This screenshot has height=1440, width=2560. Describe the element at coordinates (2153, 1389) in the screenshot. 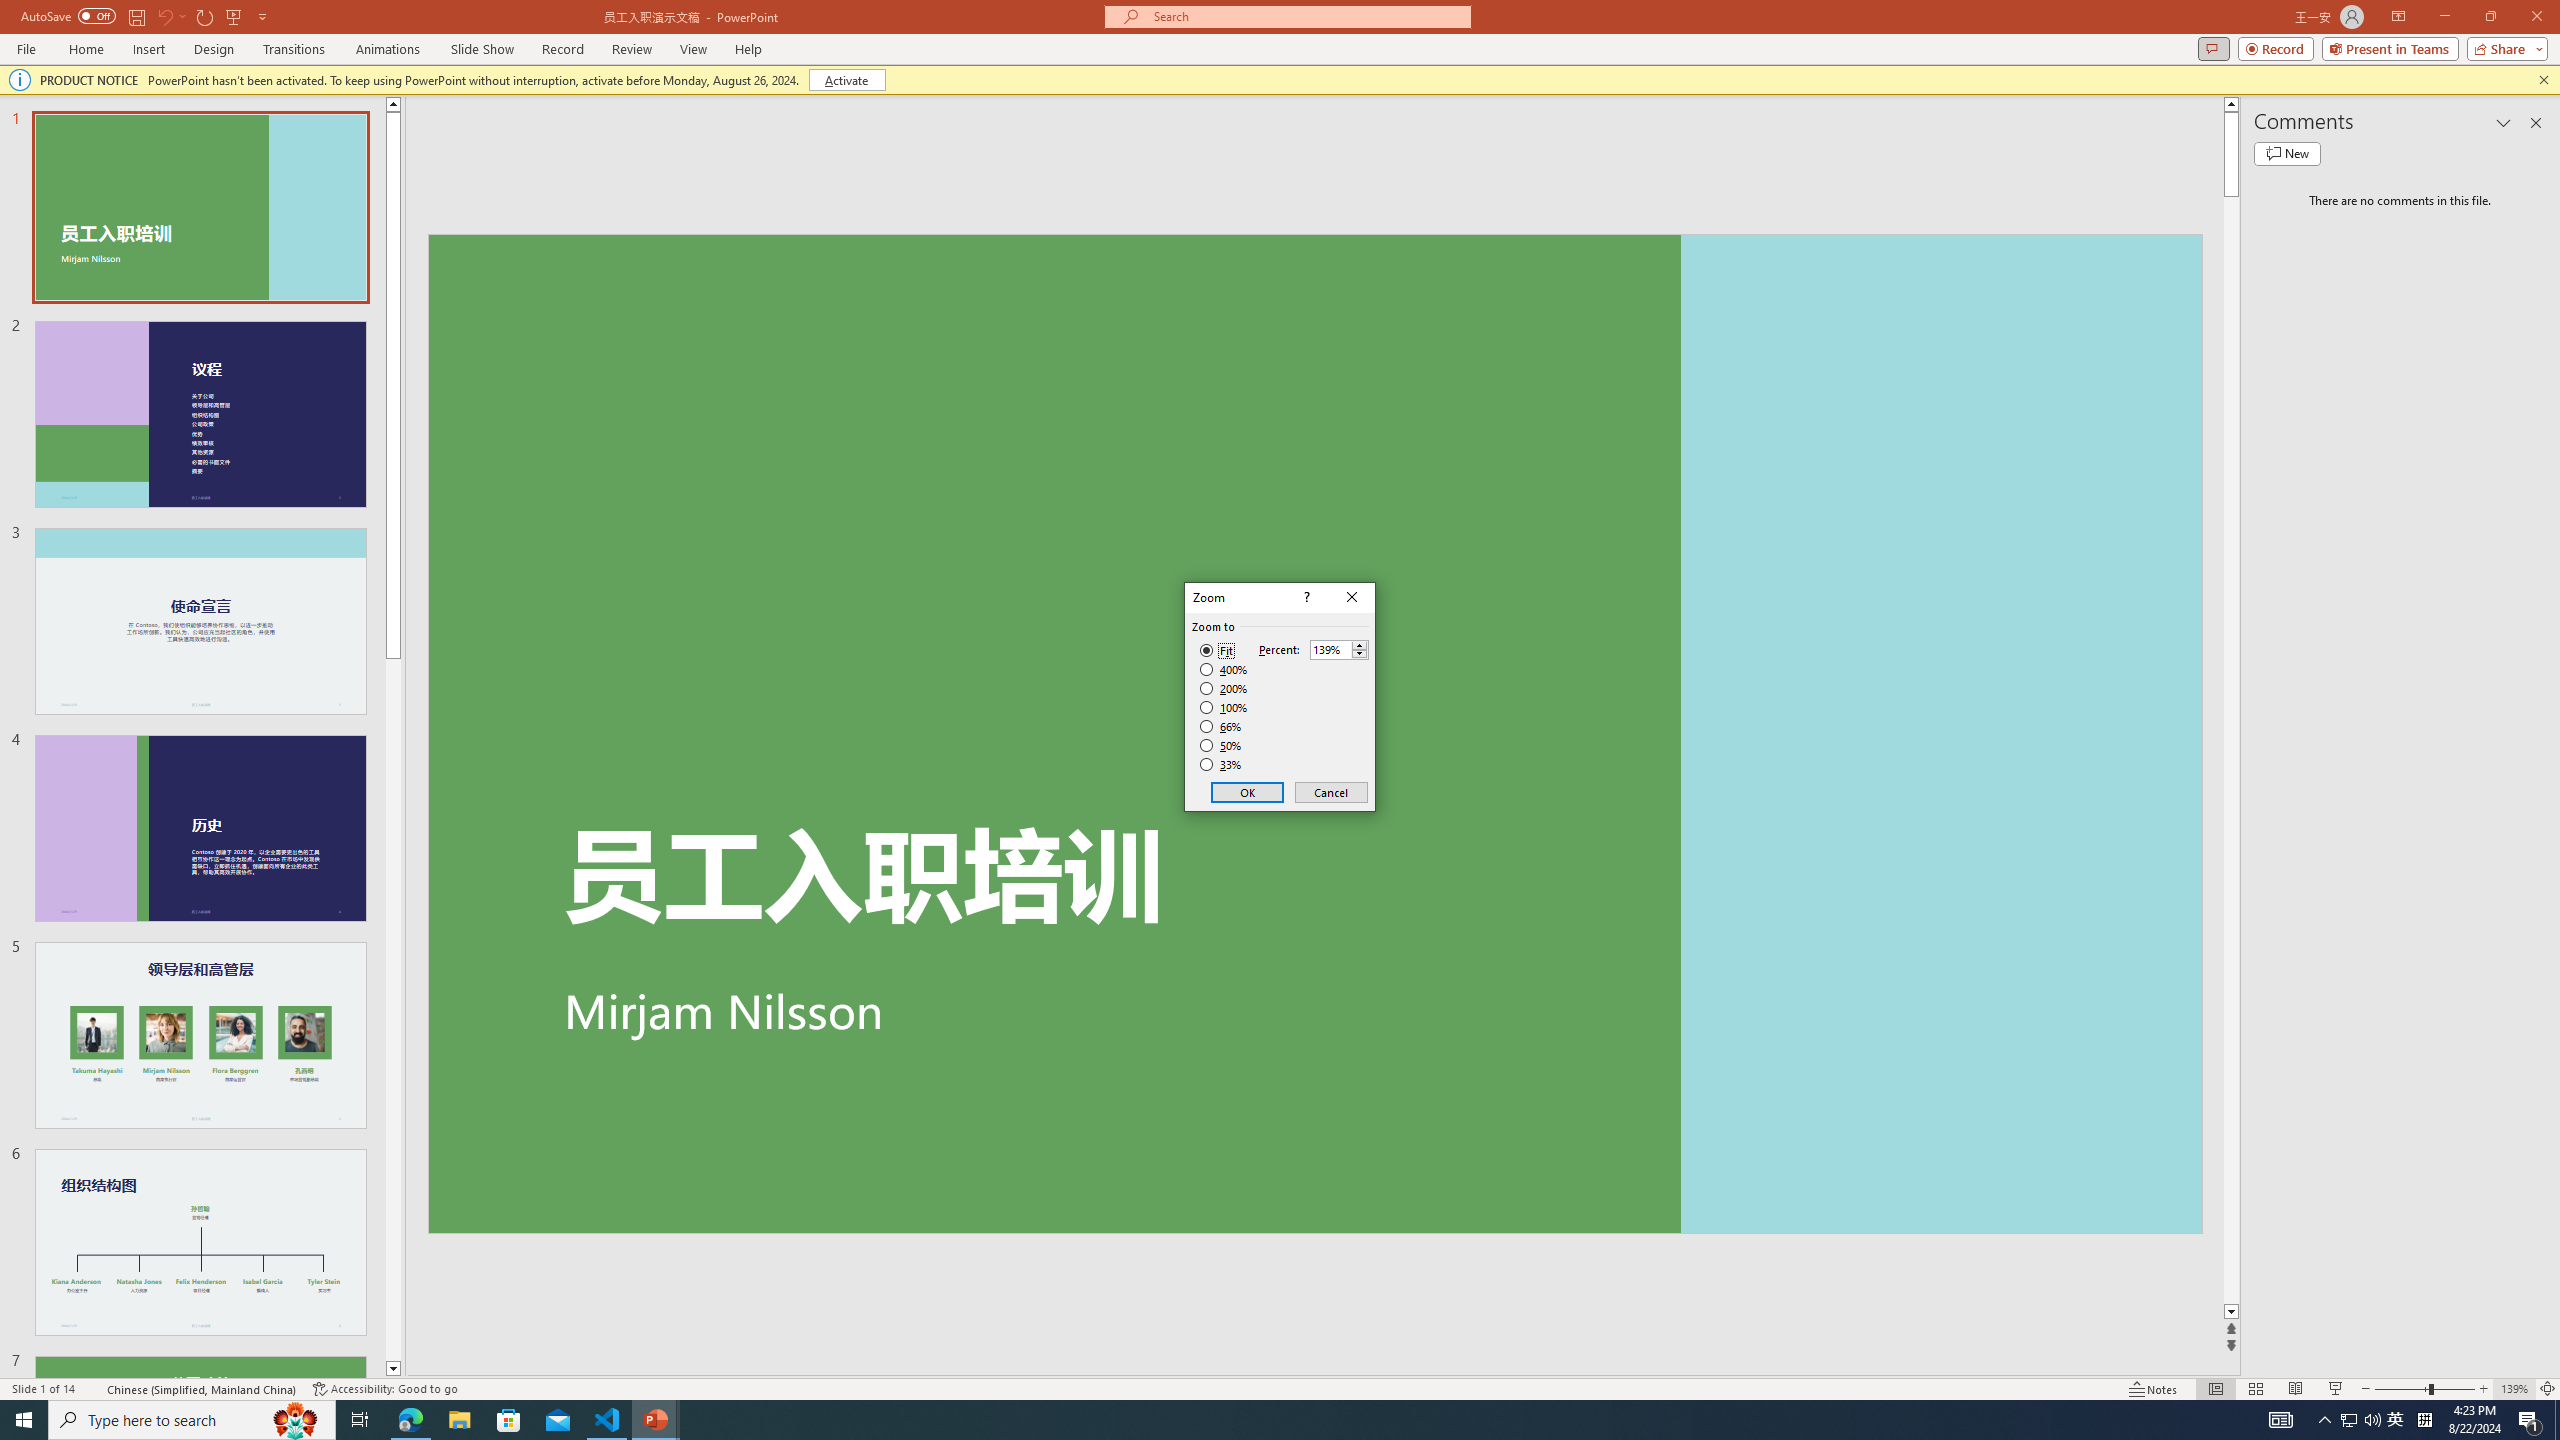

I see `'Notes '` at that location.